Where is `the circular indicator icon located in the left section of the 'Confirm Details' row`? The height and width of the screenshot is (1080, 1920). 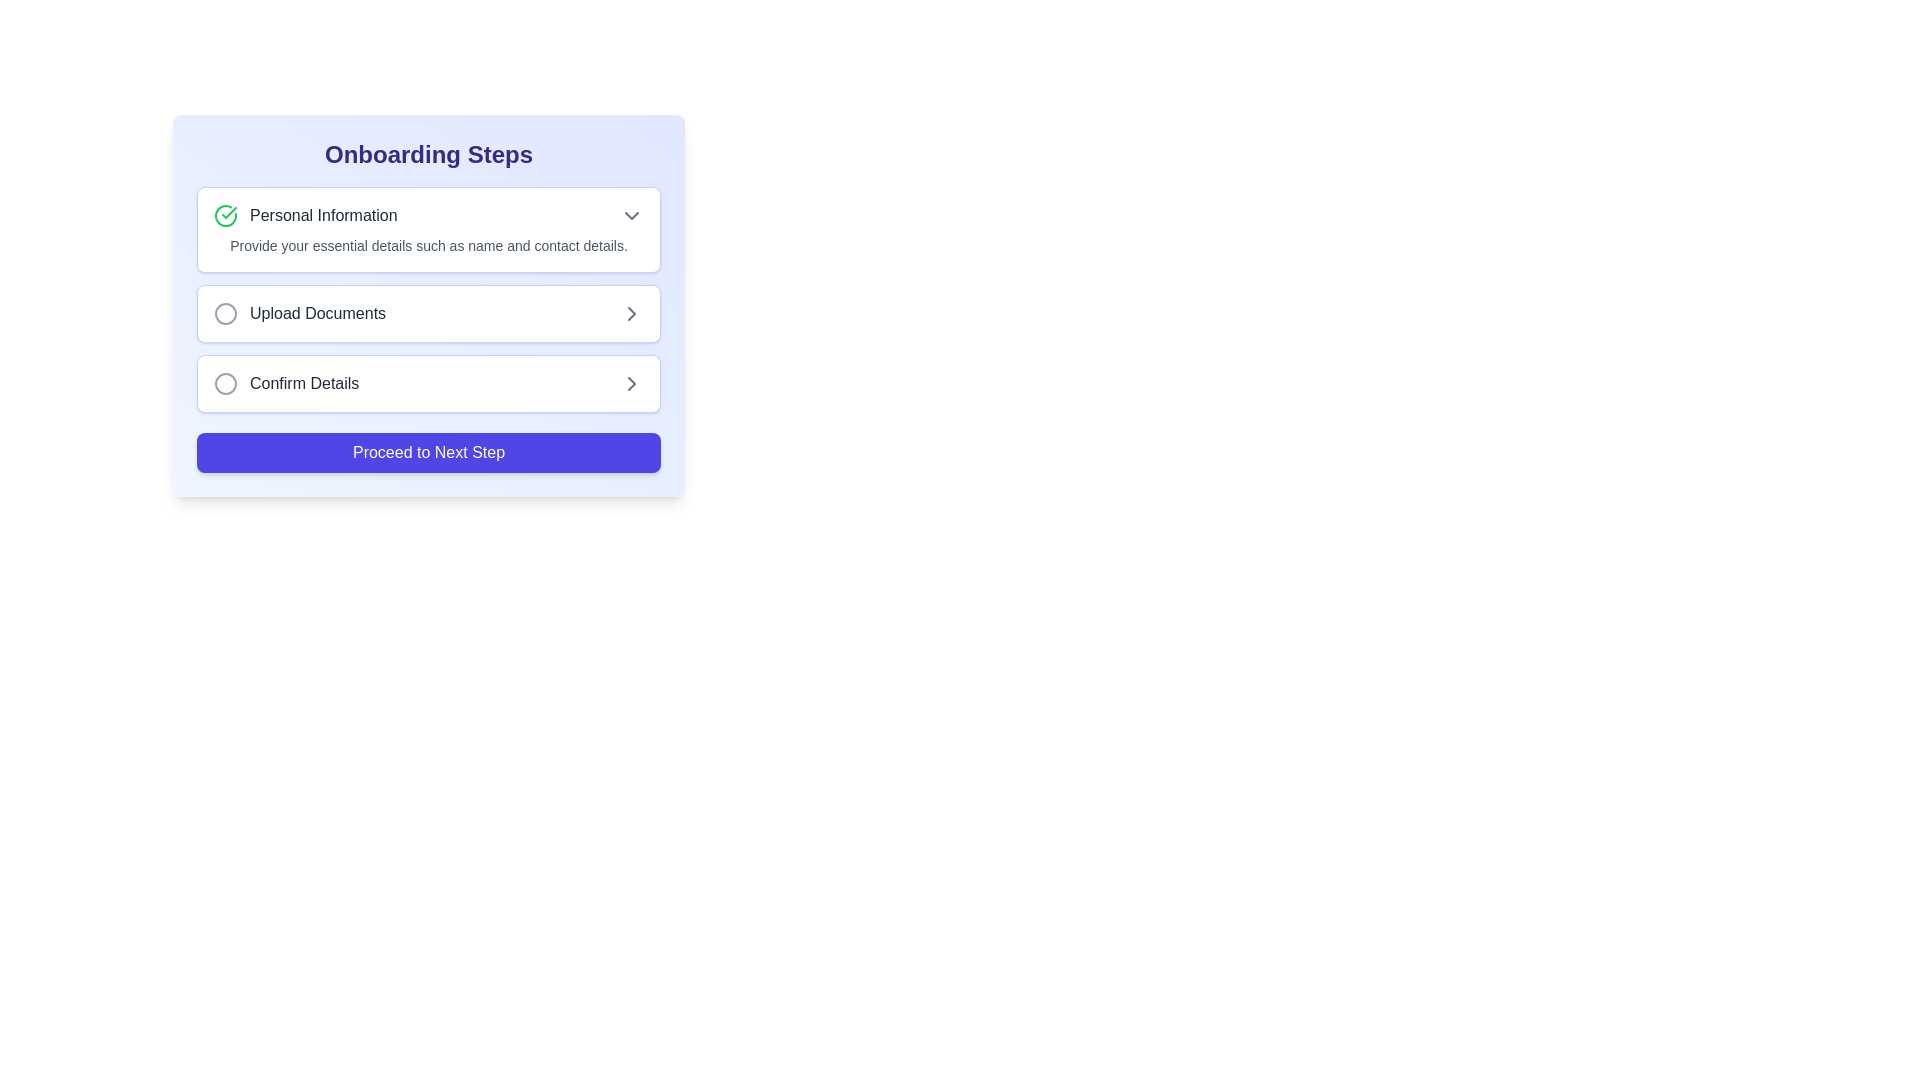
the circular indicator icon located in the left section of the 'Confirm Details' row is located at coordinates (225, 384).